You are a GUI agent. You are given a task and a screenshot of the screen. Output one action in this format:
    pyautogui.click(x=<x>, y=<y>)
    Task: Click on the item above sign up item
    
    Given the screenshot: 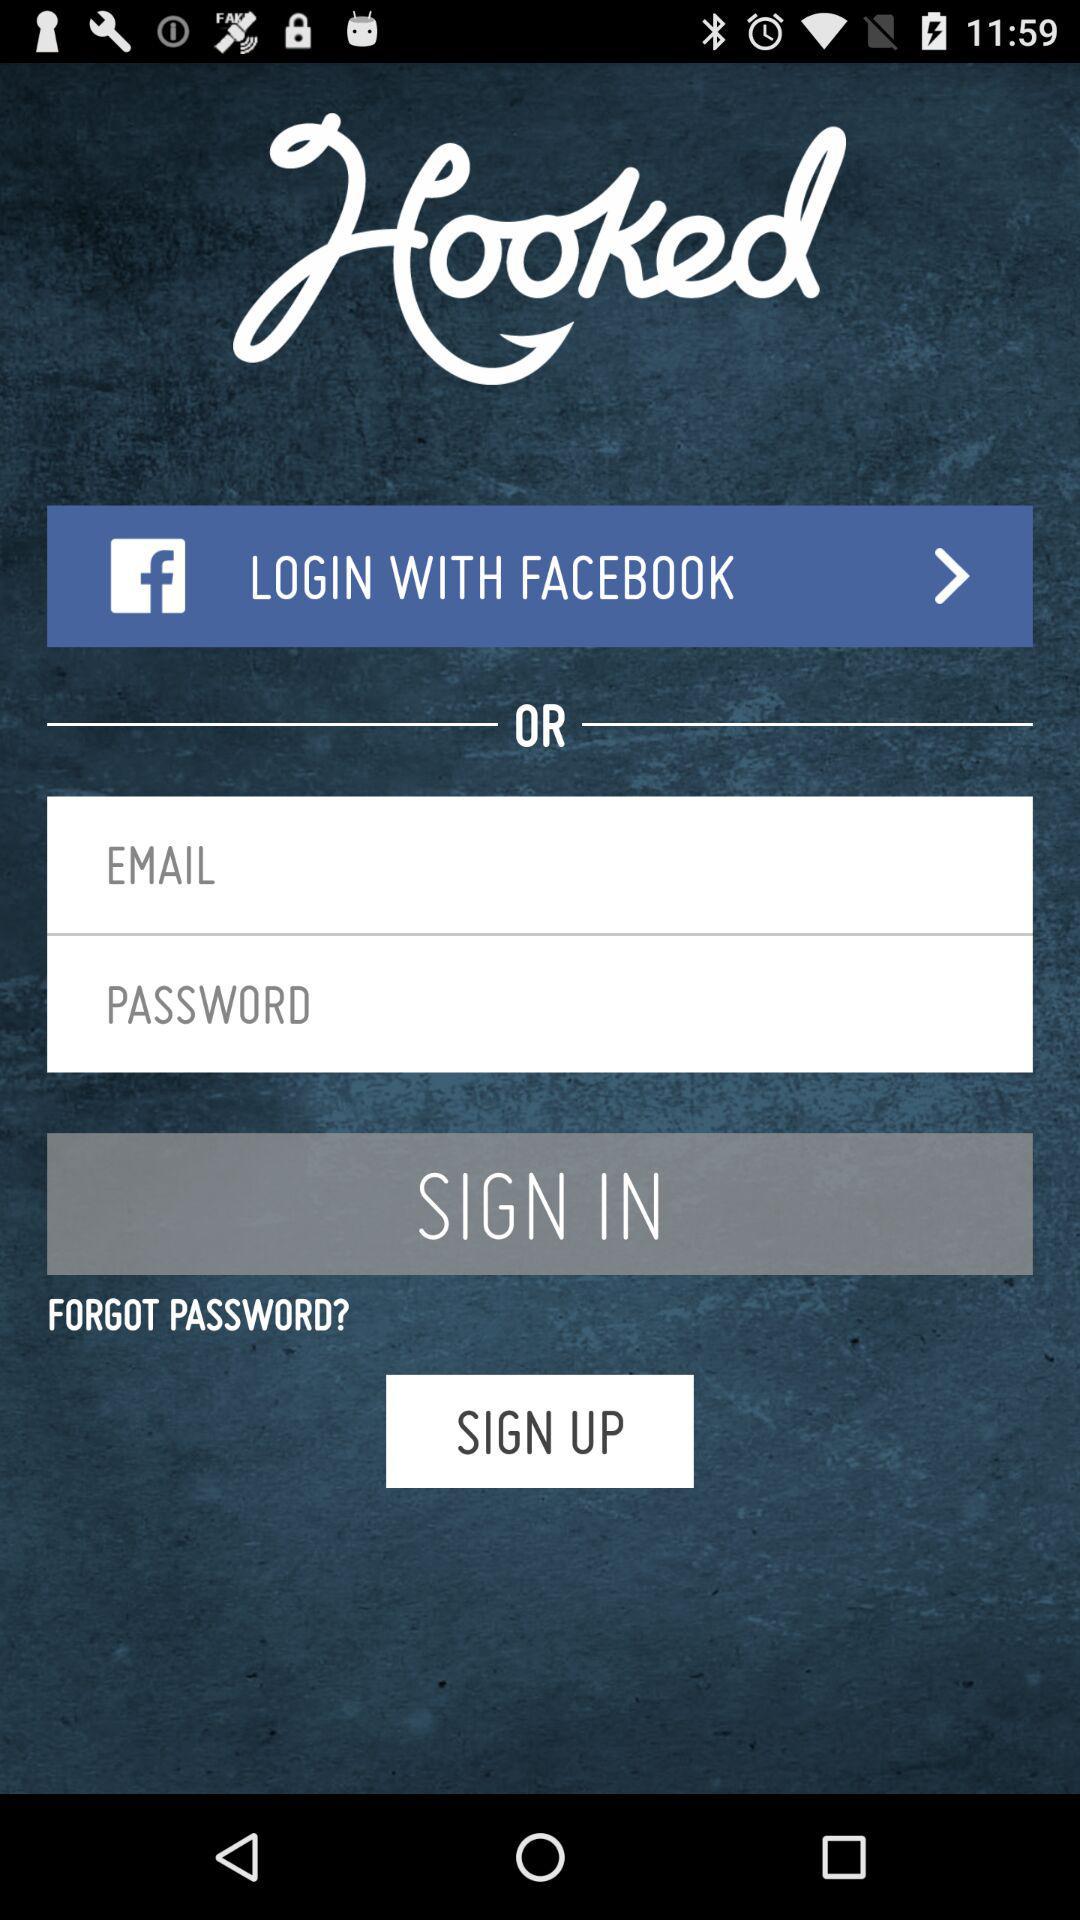 What is the action you would take?
    pyautogui.click(x=540, y=1314)
    